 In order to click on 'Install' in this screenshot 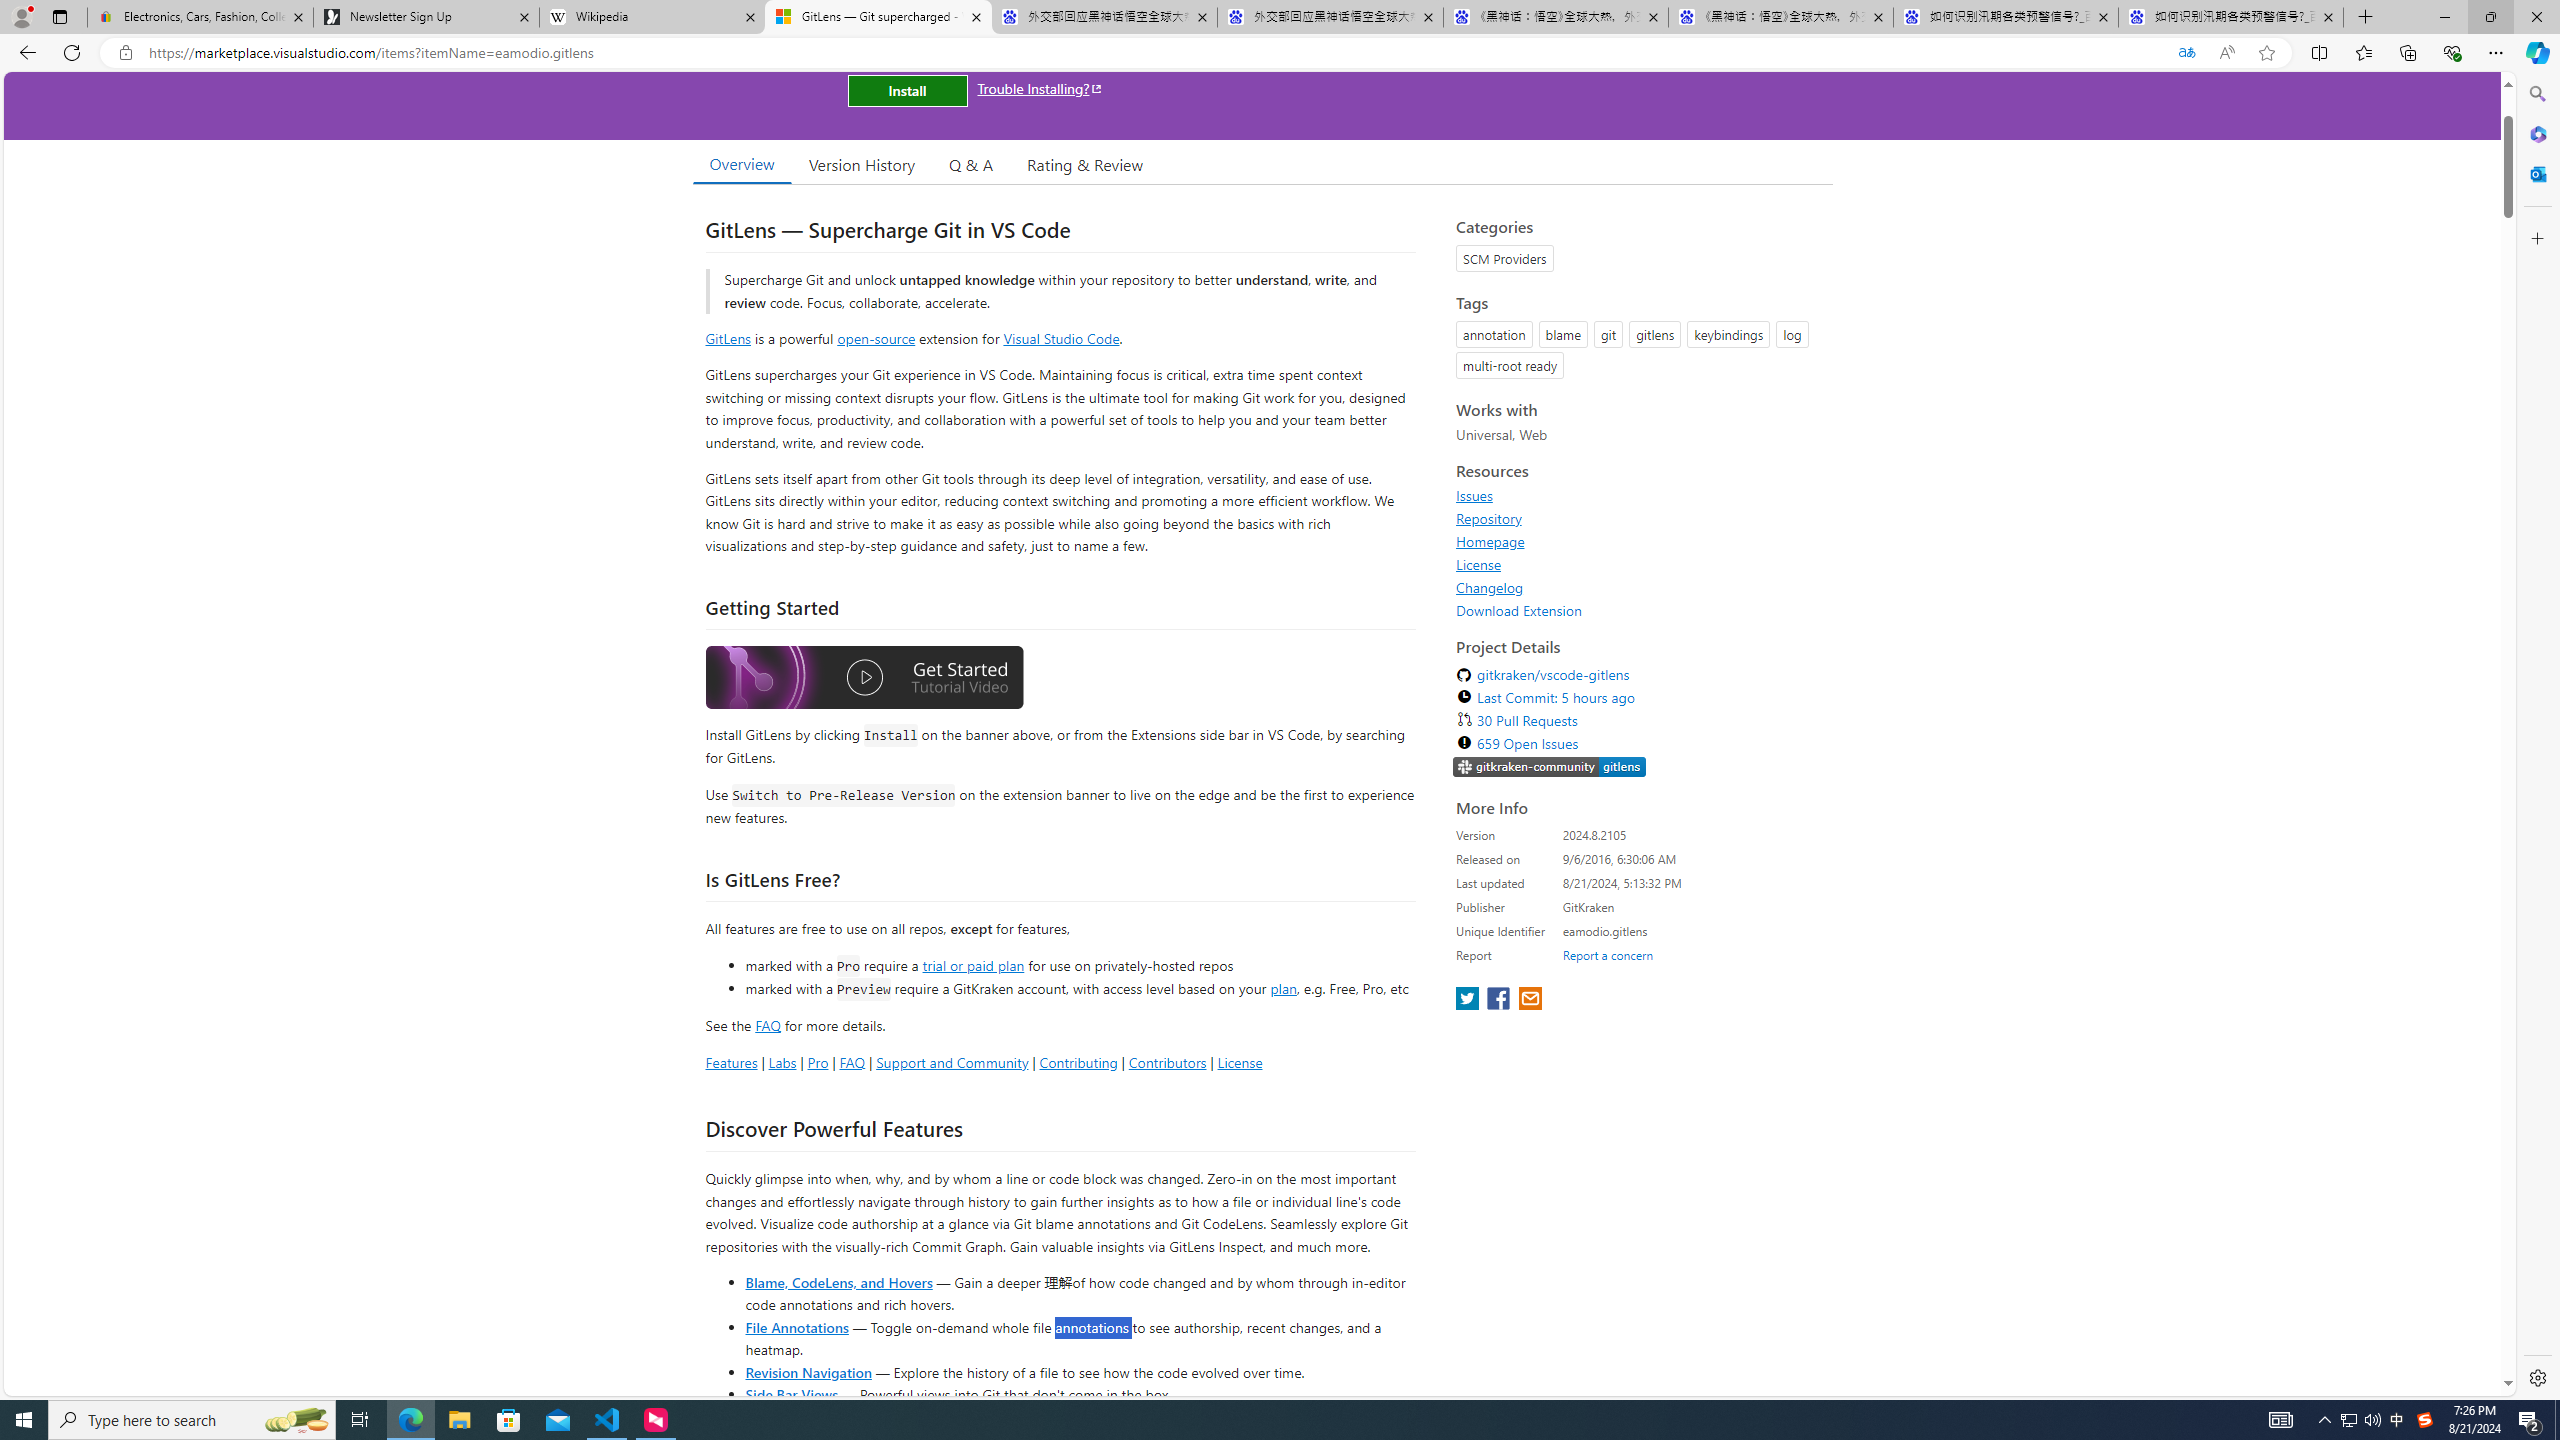, I will do `click(906, 89)`.